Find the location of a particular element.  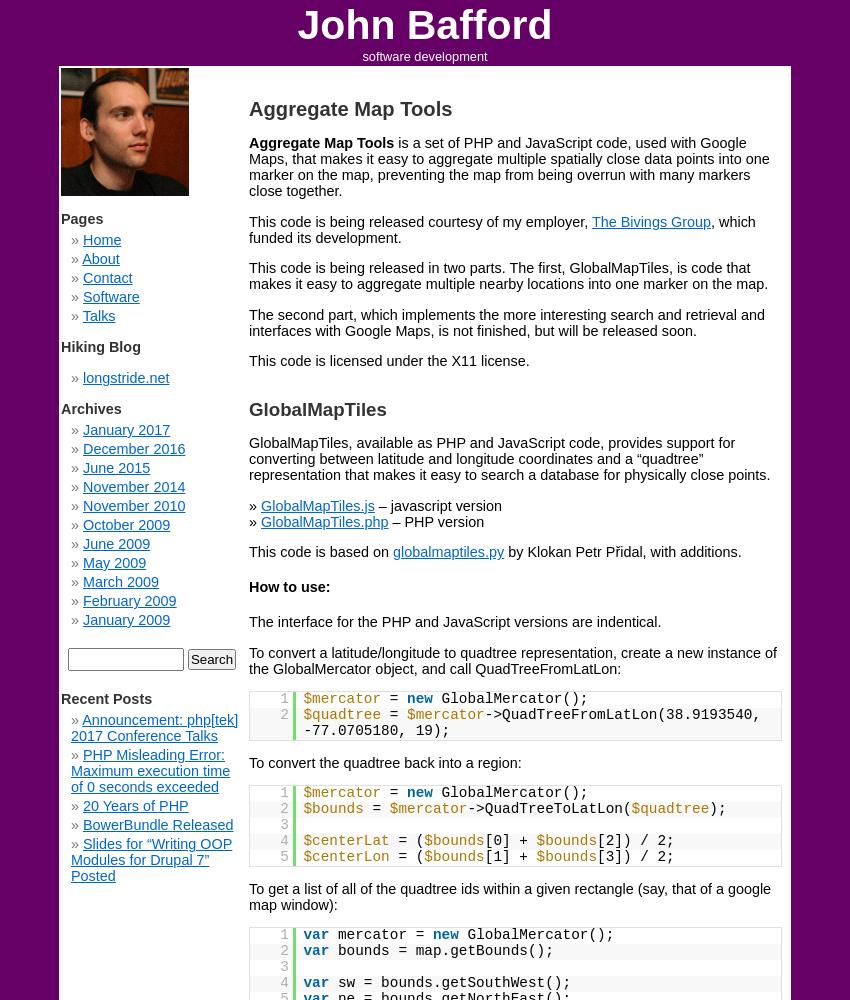

'Talks' is located at coordinates (97, 315).